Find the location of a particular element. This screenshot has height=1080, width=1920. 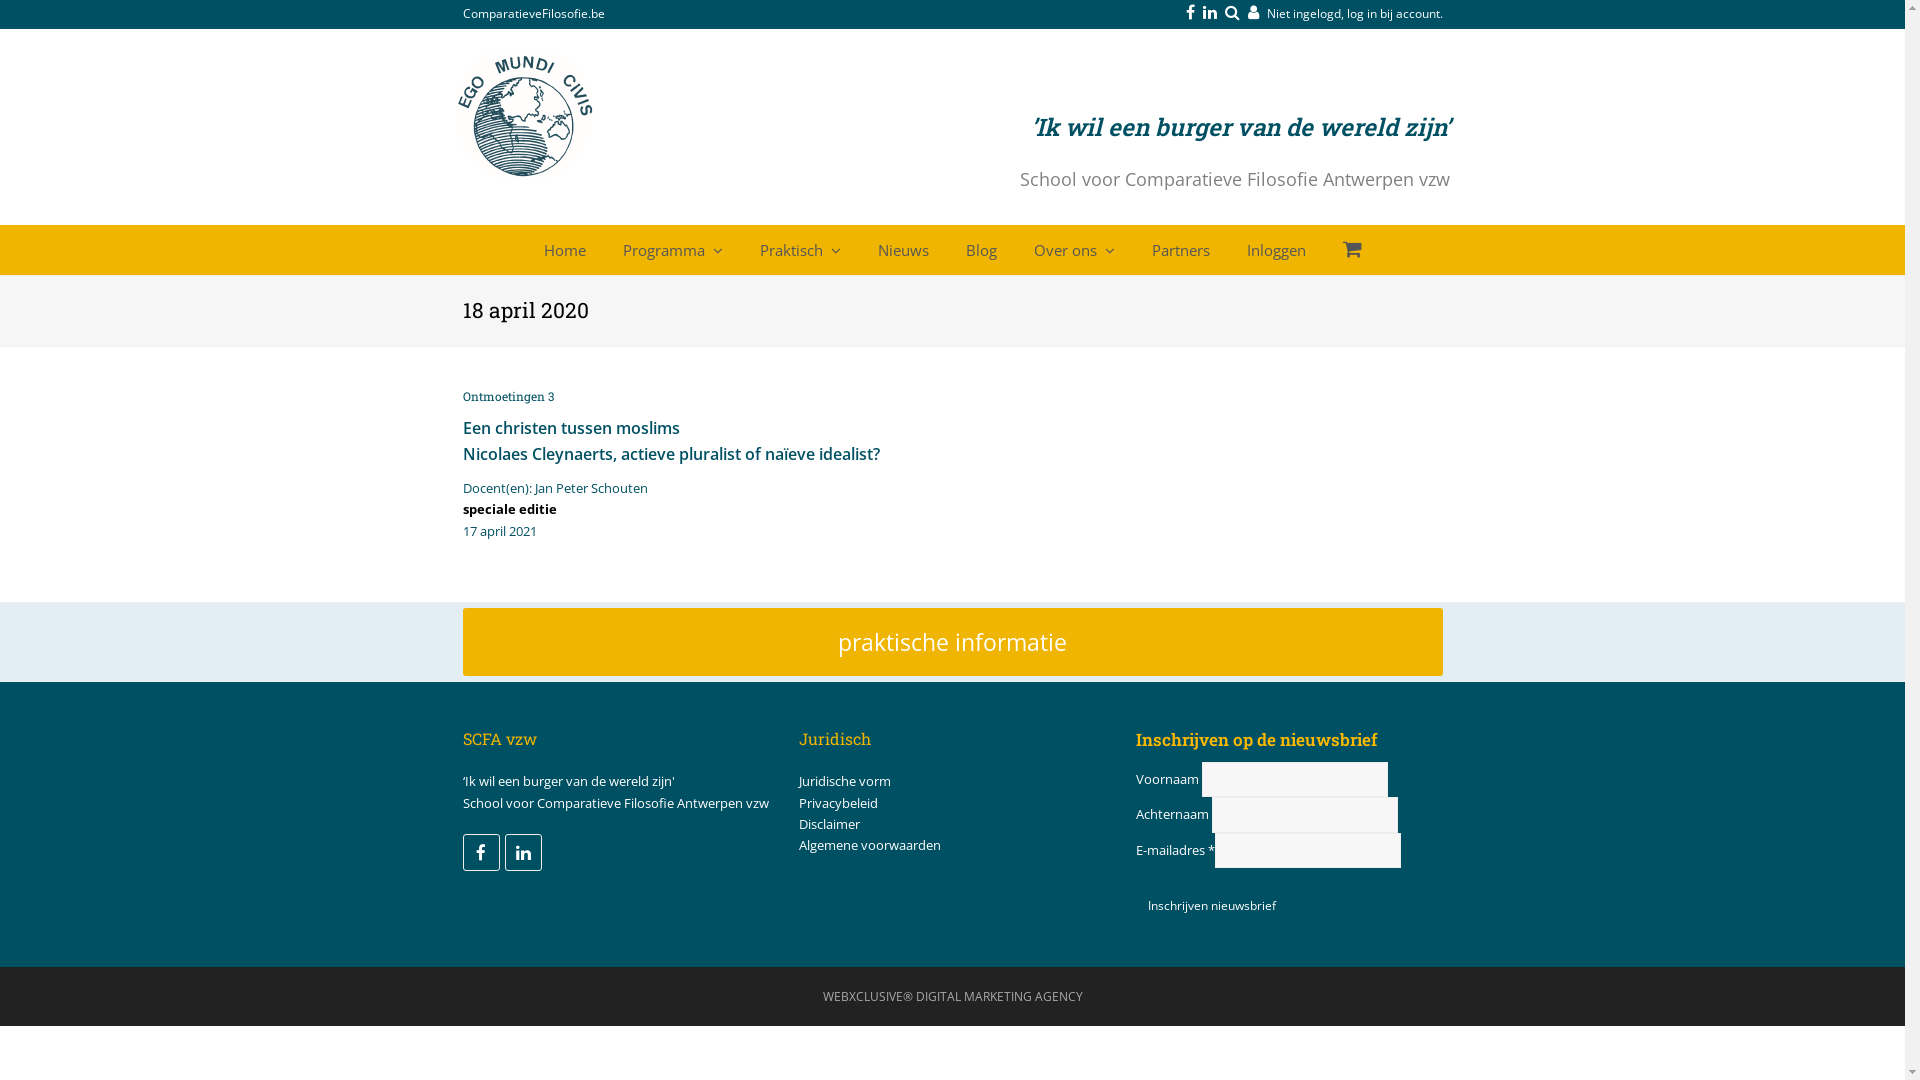

'Praktisch' is located at coordinates (741, 249).